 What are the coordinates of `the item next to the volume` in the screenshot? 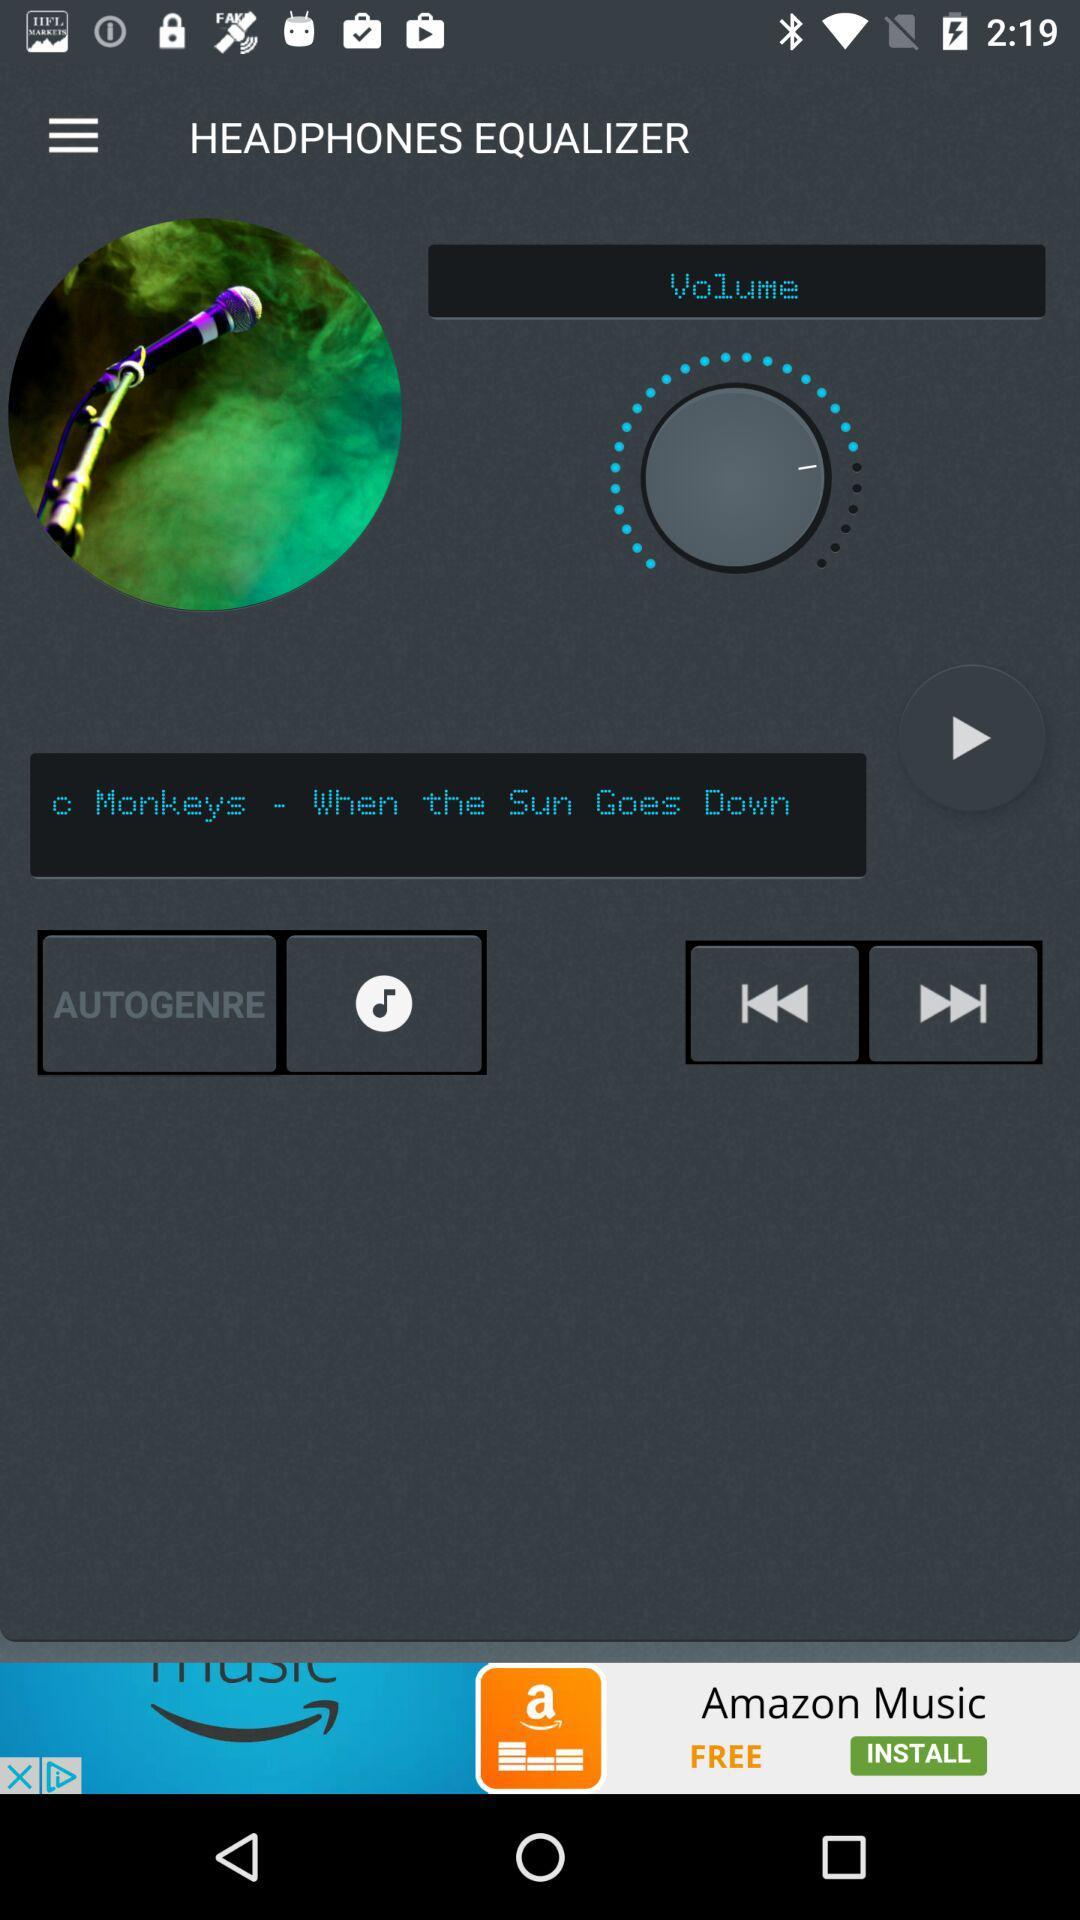 It's located at (205, 414).